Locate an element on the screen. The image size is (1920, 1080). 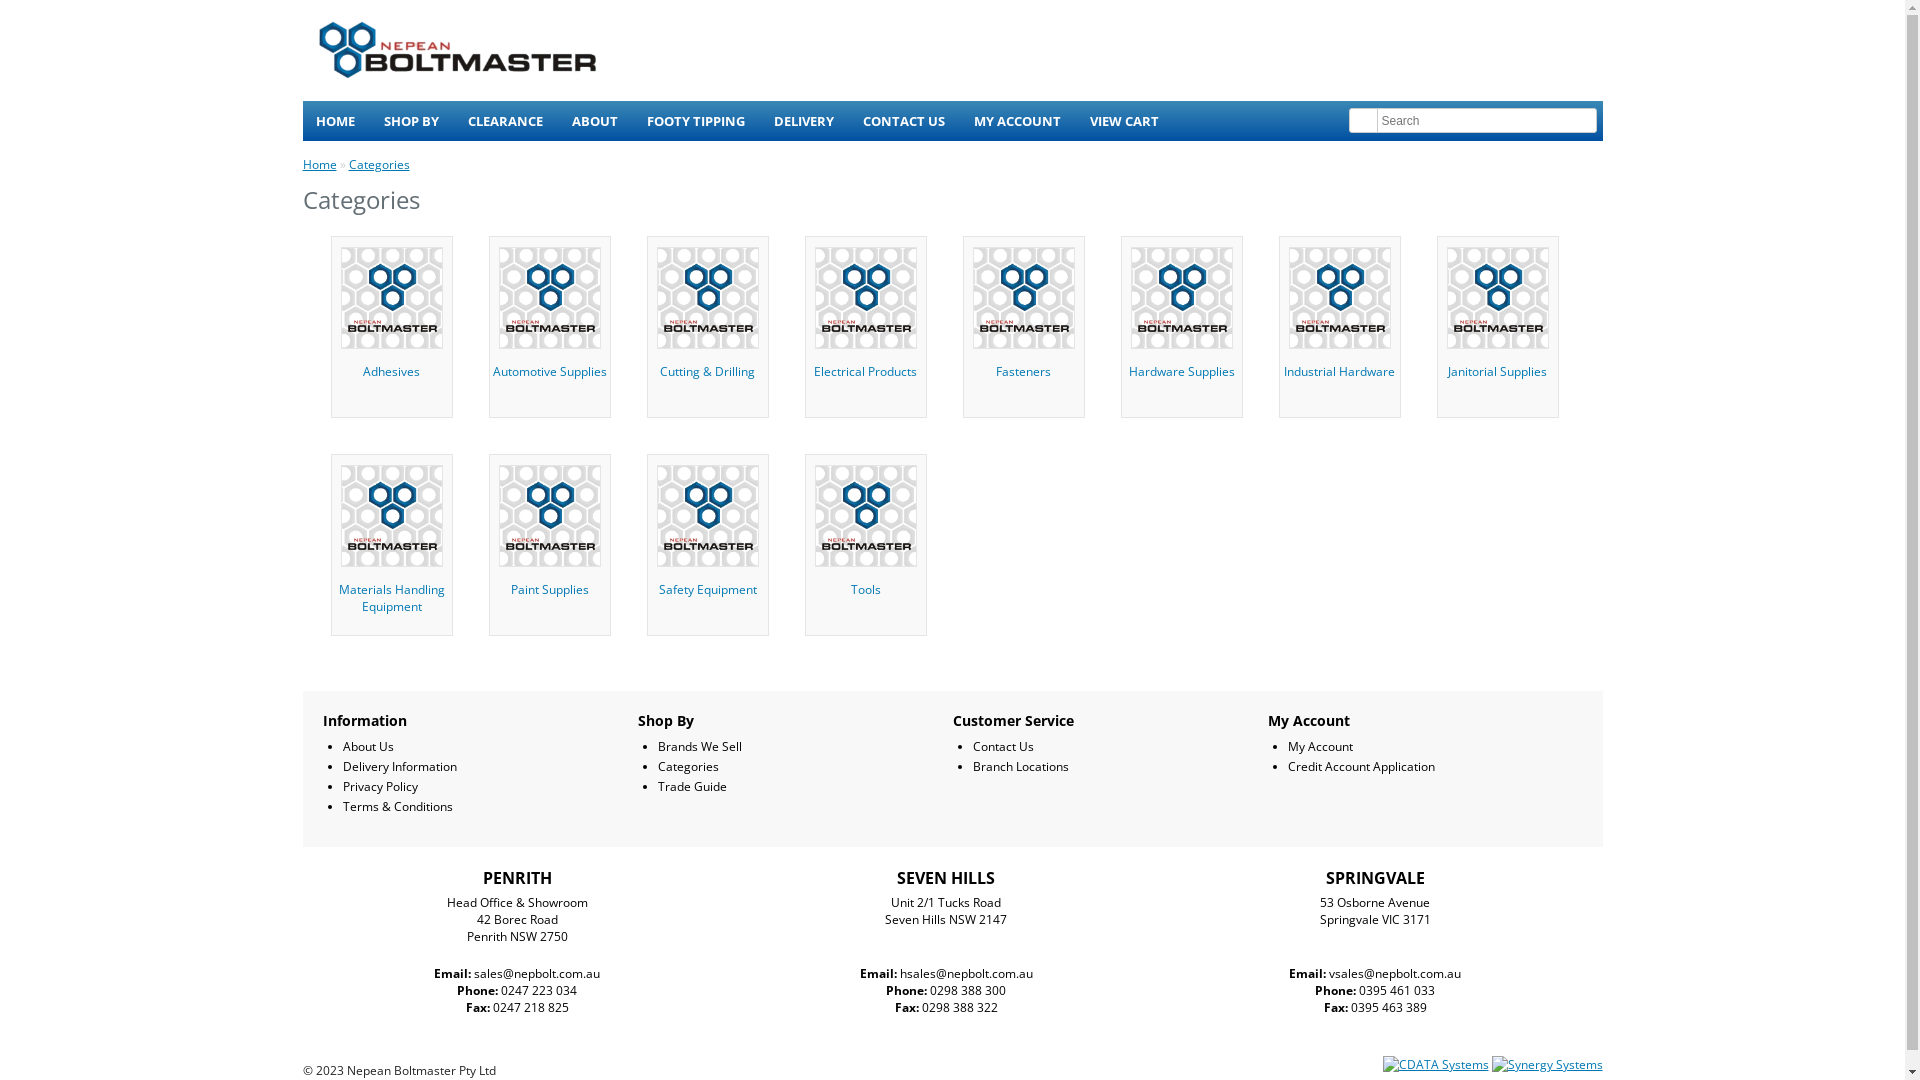
'Nepean Boltmaster' is located at coordinates (316, 49).